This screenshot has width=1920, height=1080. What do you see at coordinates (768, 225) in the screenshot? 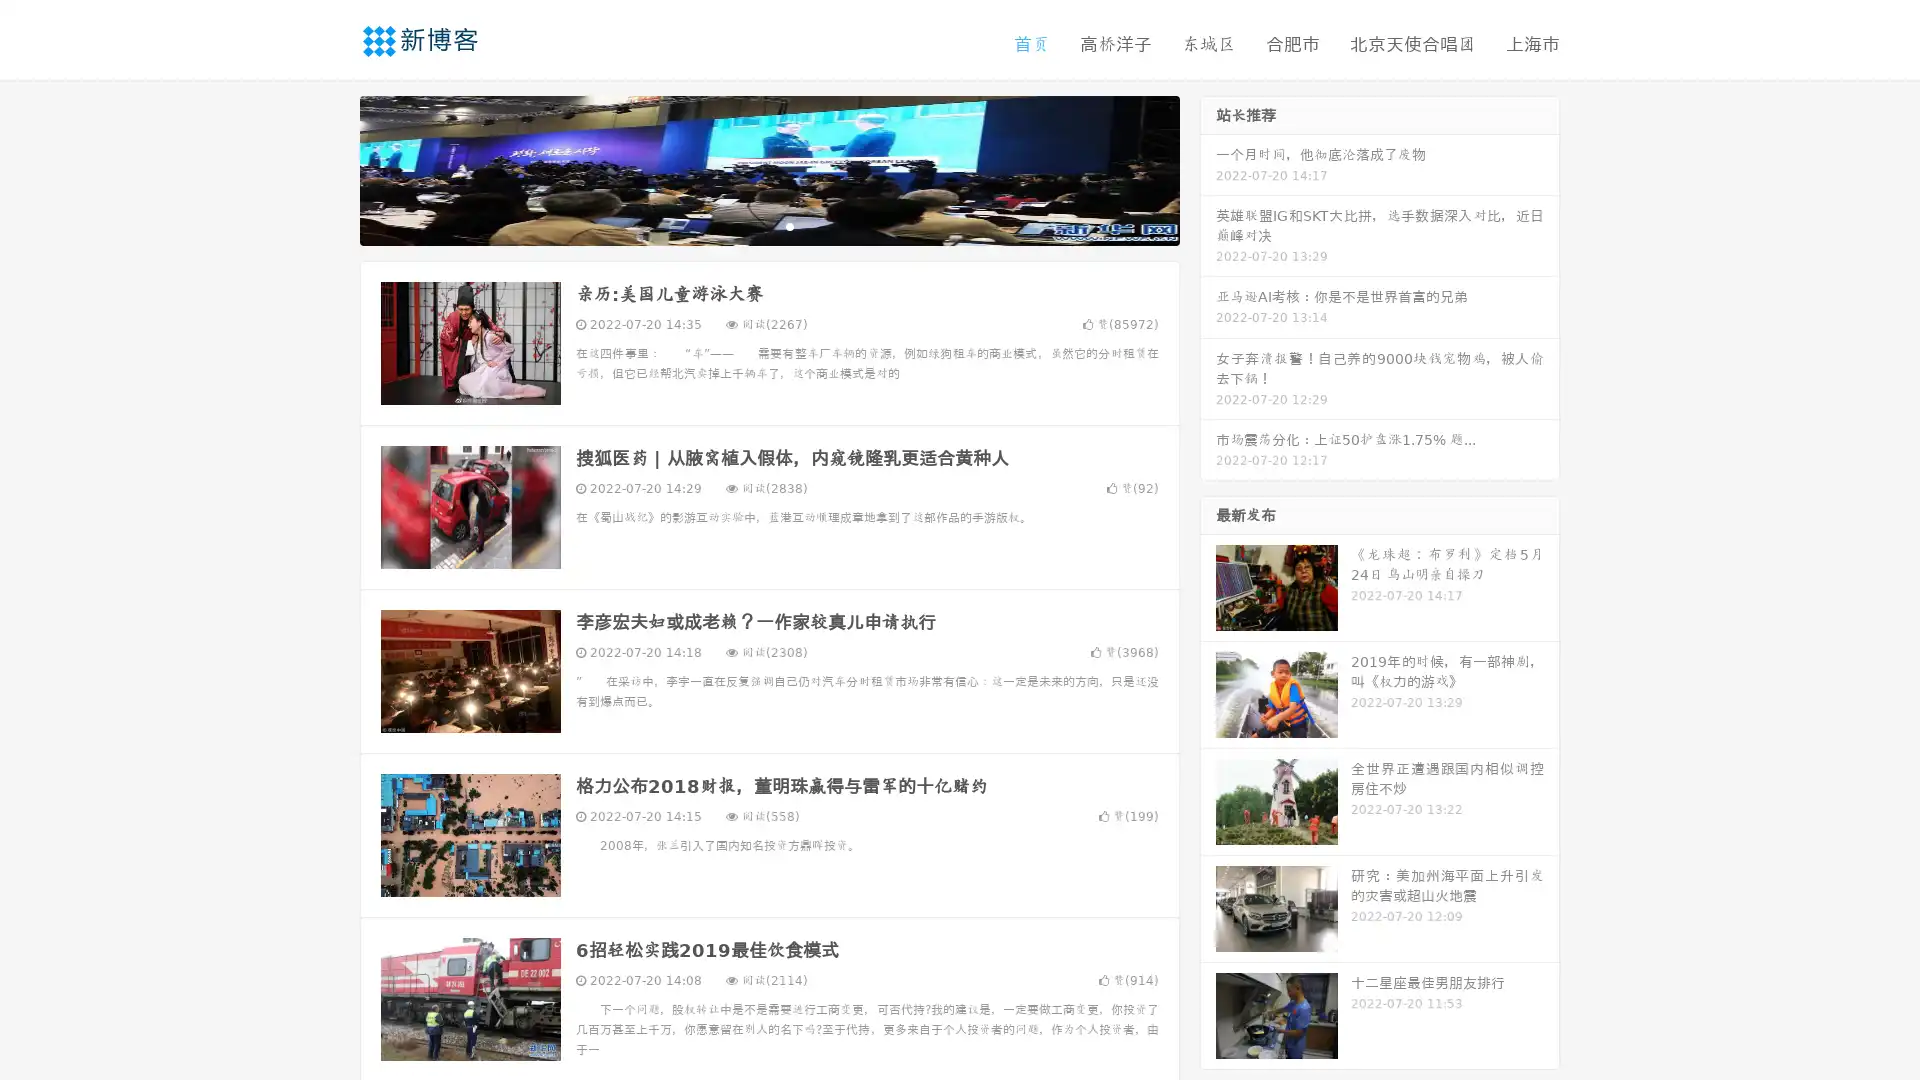
I see `Go to slide 2` at bounding box center [768, 225].